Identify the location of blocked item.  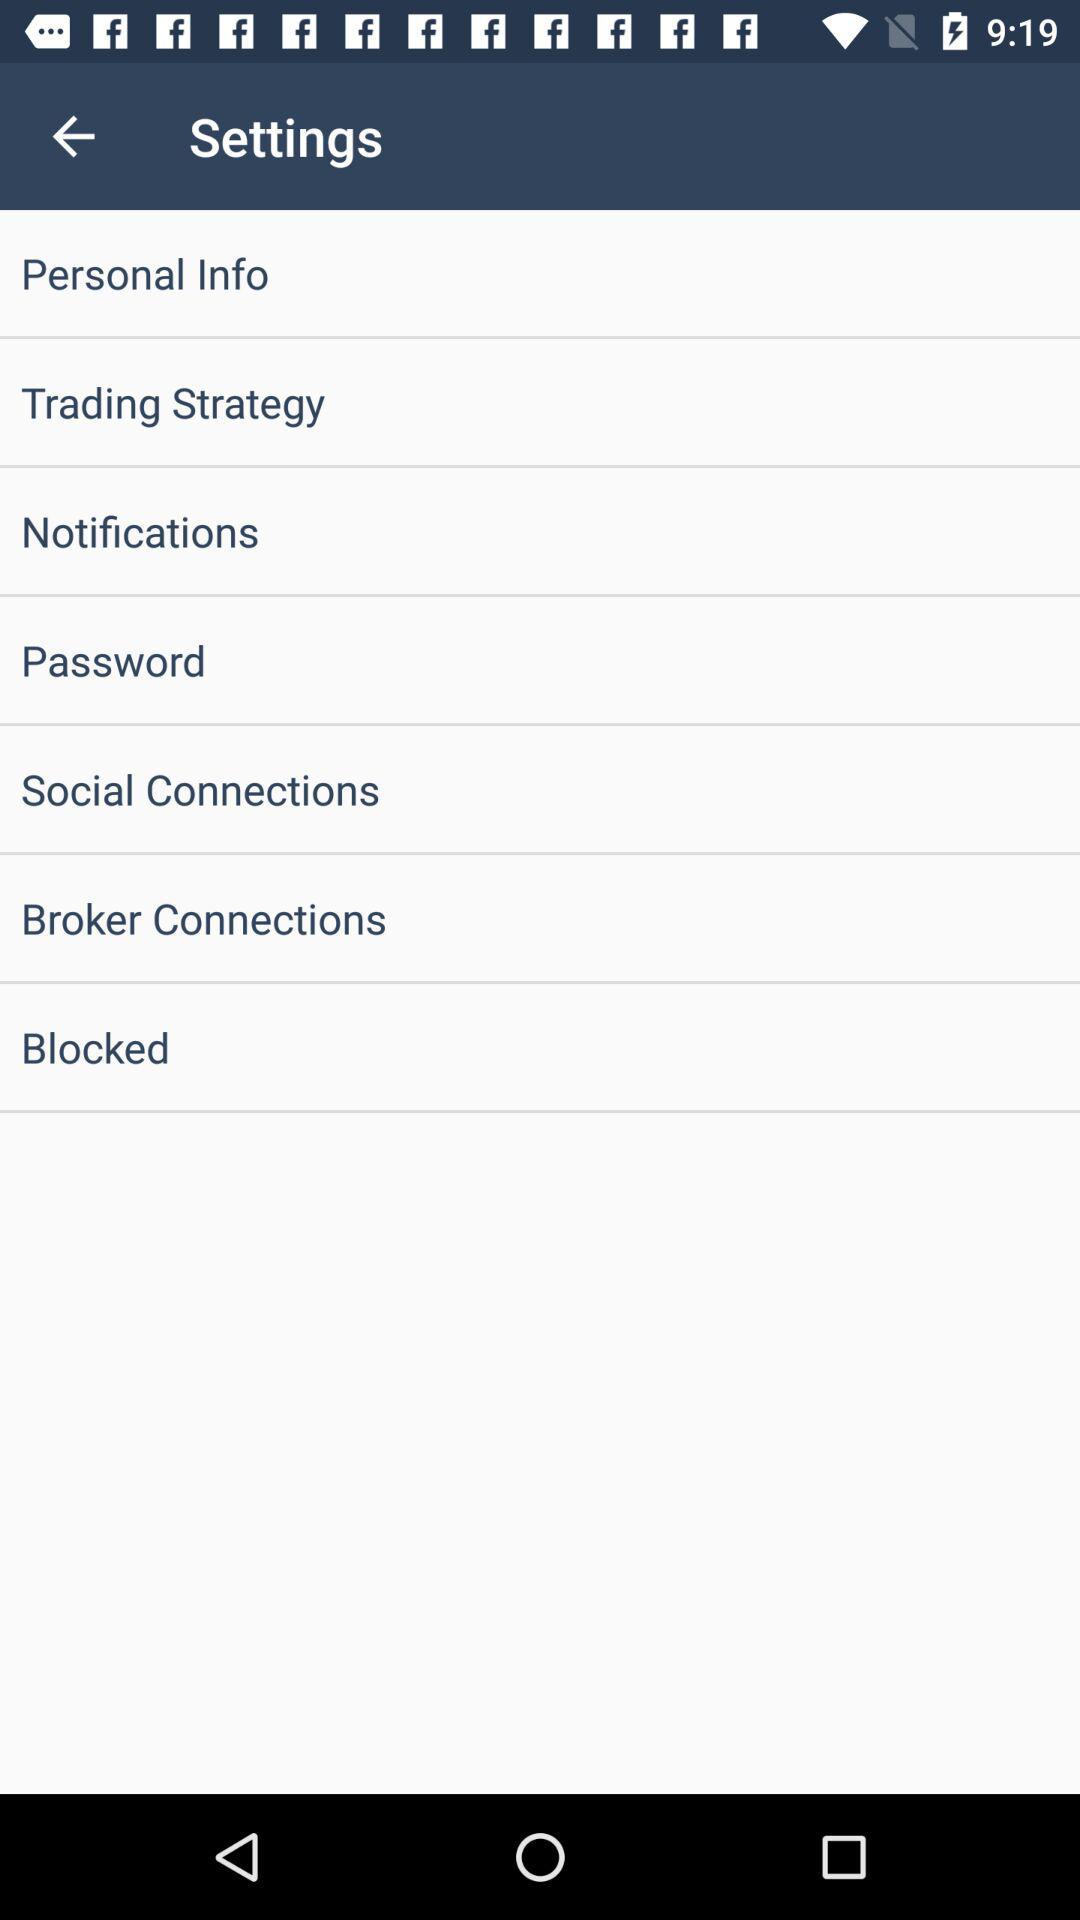
(540, 1045).